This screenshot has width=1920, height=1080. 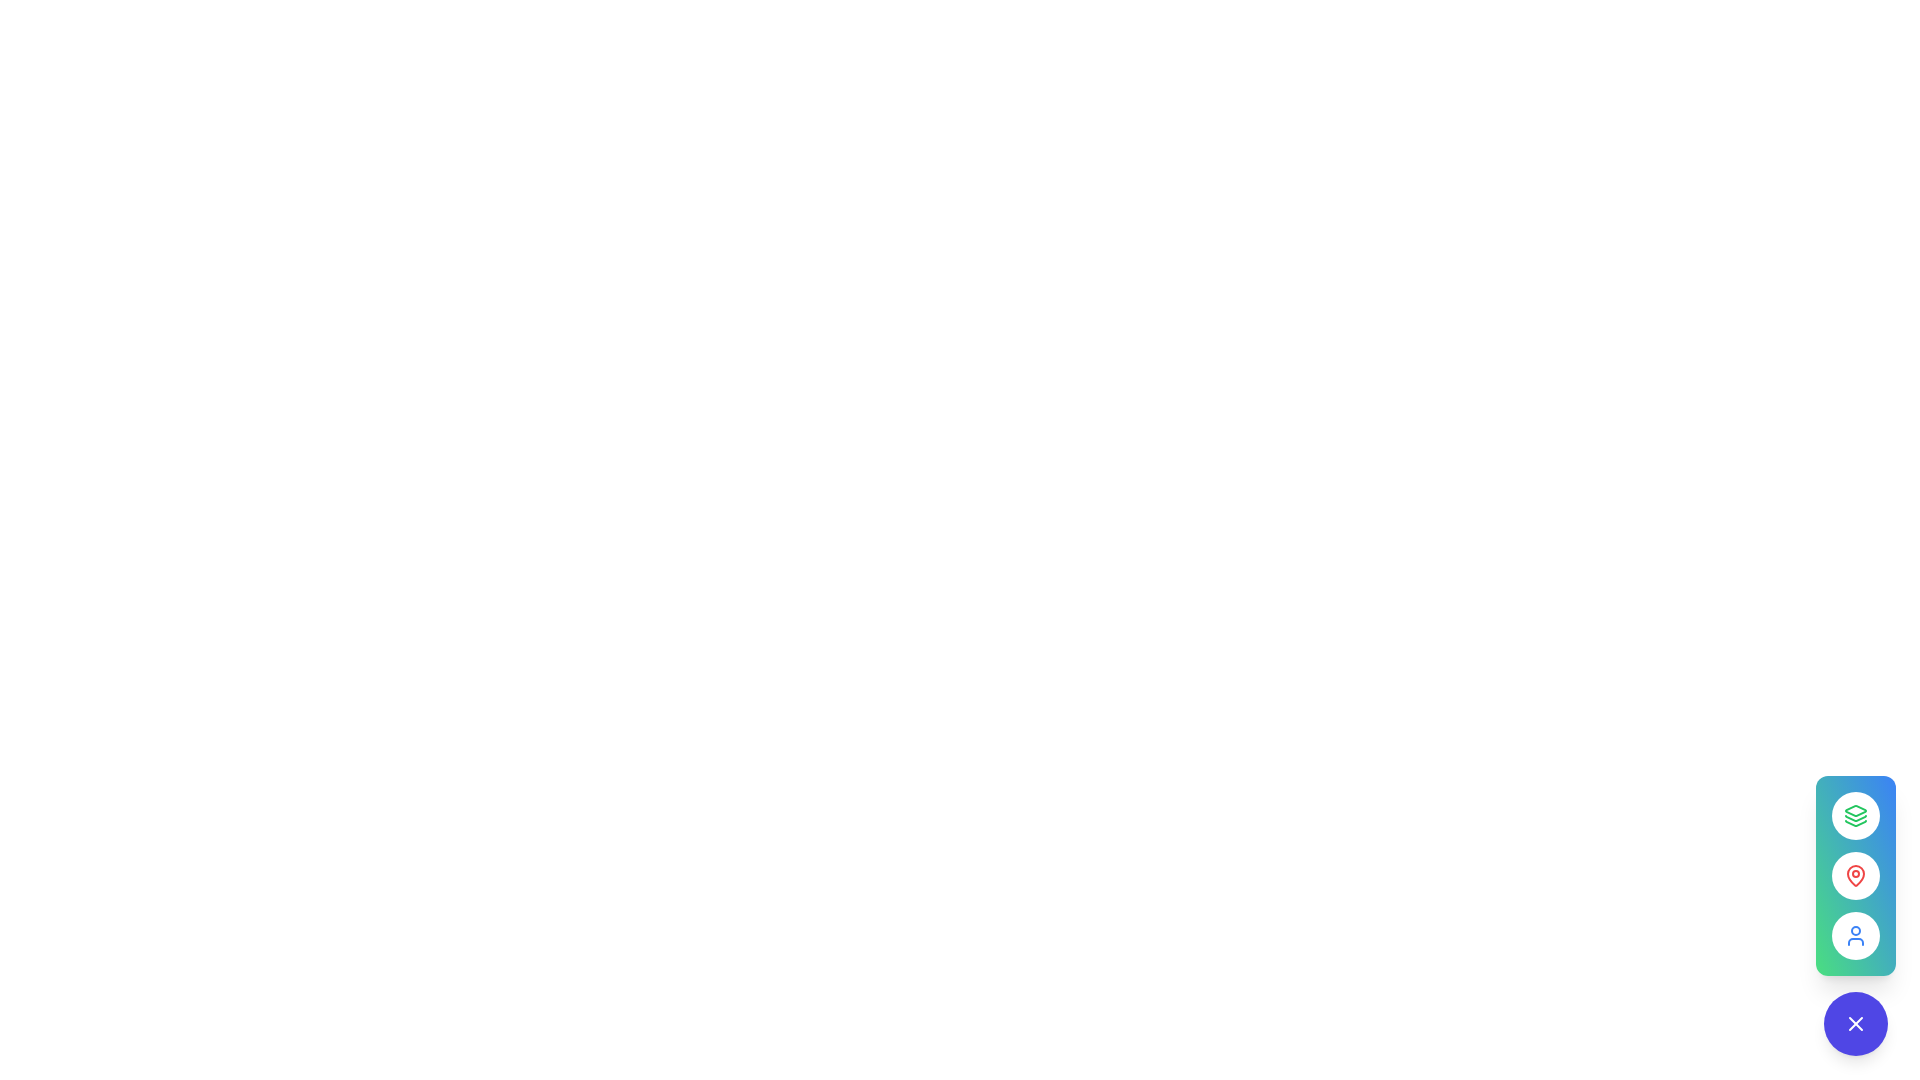 I want to click on the green graphical icon resembling a layered structure with a sharp triangular shape at the top, located at the right-hand edge of the interface, so click(x=1855, y=810).